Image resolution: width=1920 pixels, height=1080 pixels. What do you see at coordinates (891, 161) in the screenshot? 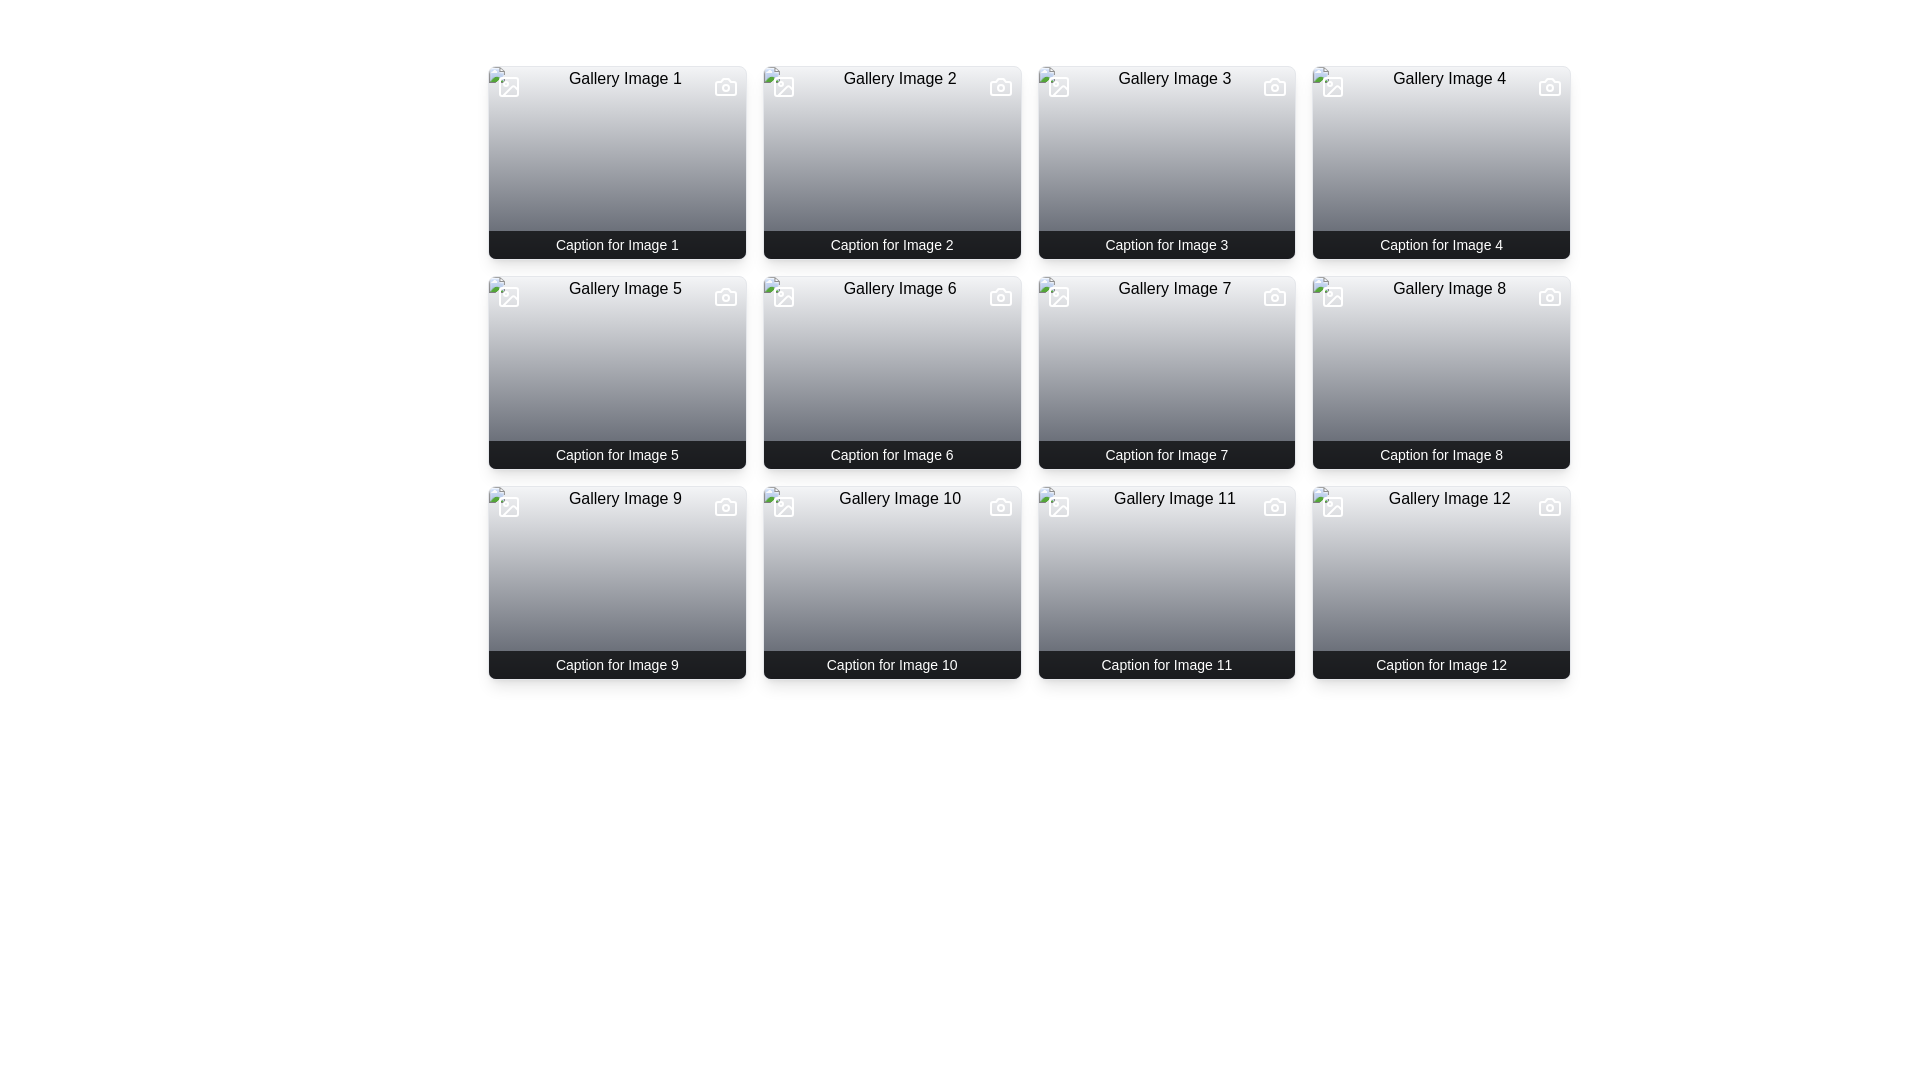
I see `the decorative overlay that is centrally placed on the second card in the top row of a 4x3 grid layout, which provides visual emphasis to the card's content` at bounding box center [891, 161].